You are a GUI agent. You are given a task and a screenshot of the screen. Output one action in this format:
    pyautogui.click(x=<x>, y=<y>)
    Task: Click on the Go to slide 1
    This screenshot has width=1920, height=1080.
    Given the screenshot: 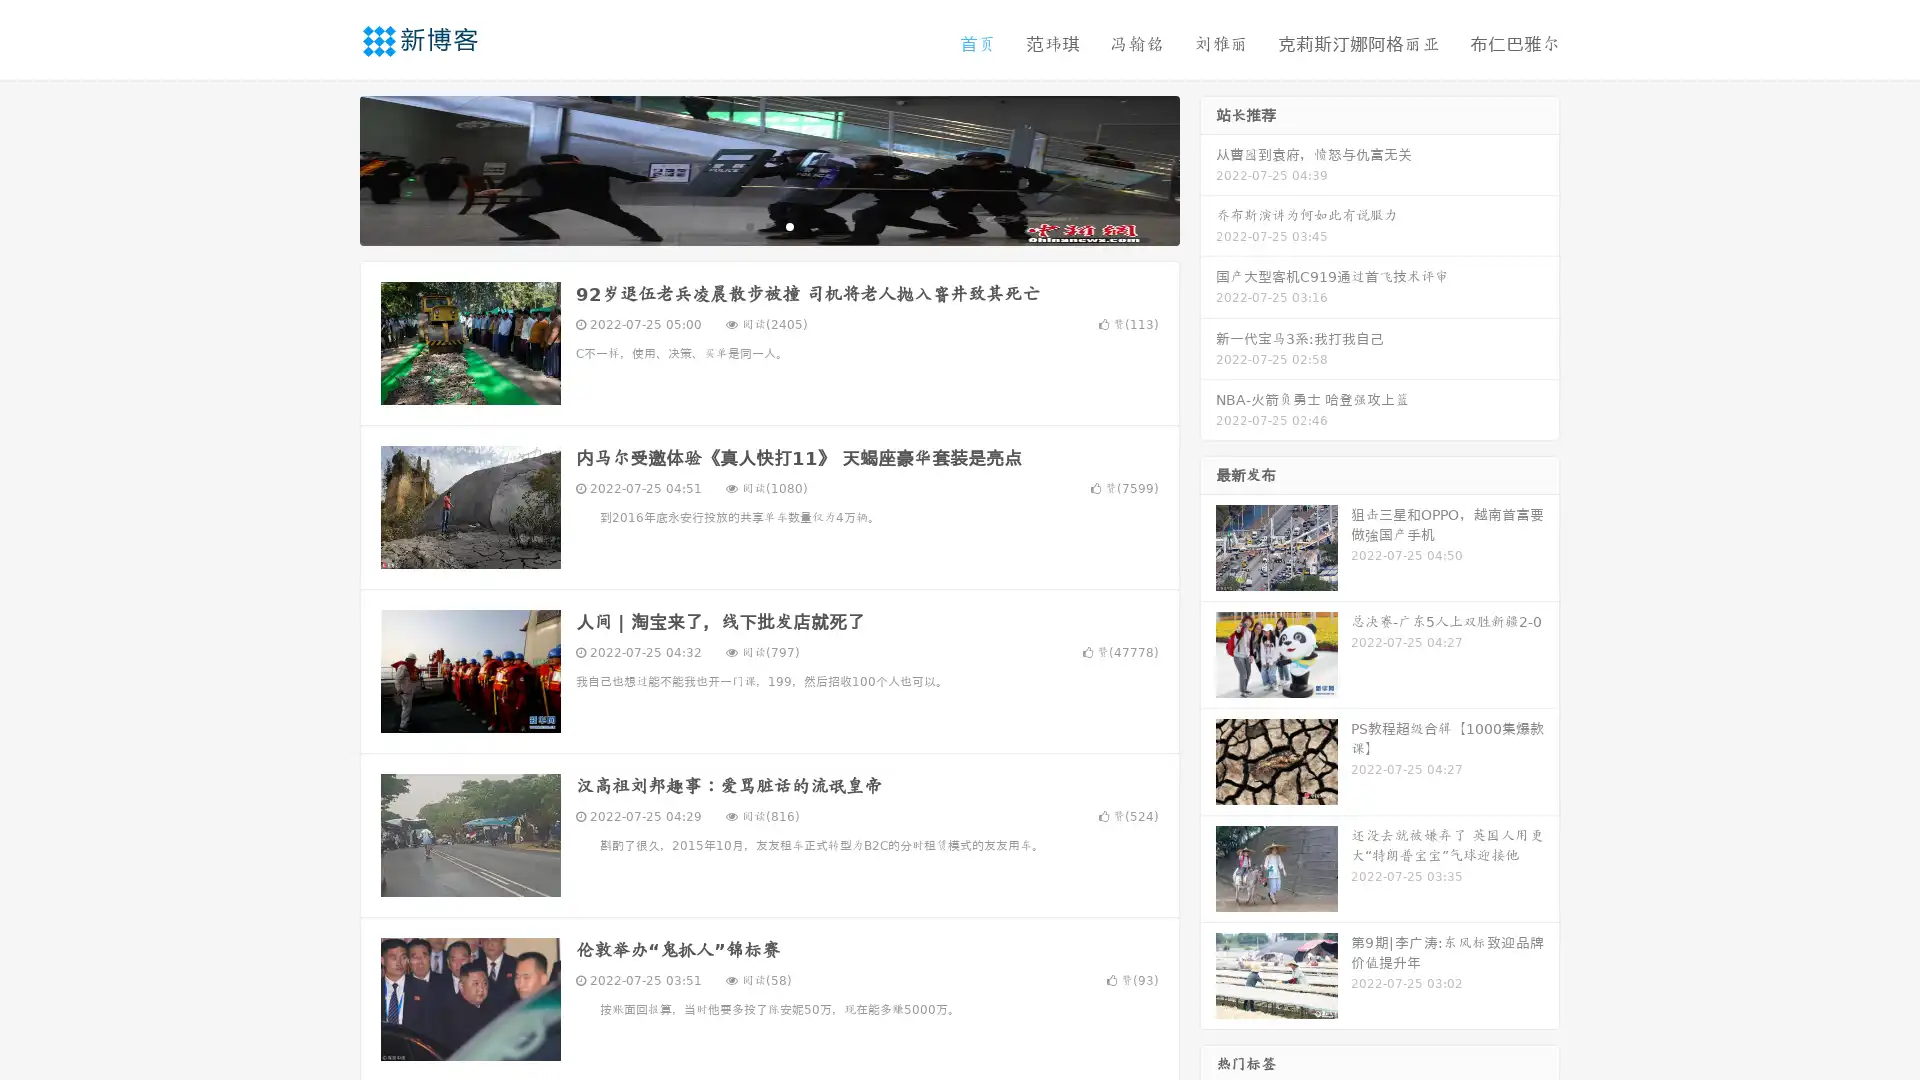 What is the action you would take?
    pyautogui.click(x=748, y=225)
    